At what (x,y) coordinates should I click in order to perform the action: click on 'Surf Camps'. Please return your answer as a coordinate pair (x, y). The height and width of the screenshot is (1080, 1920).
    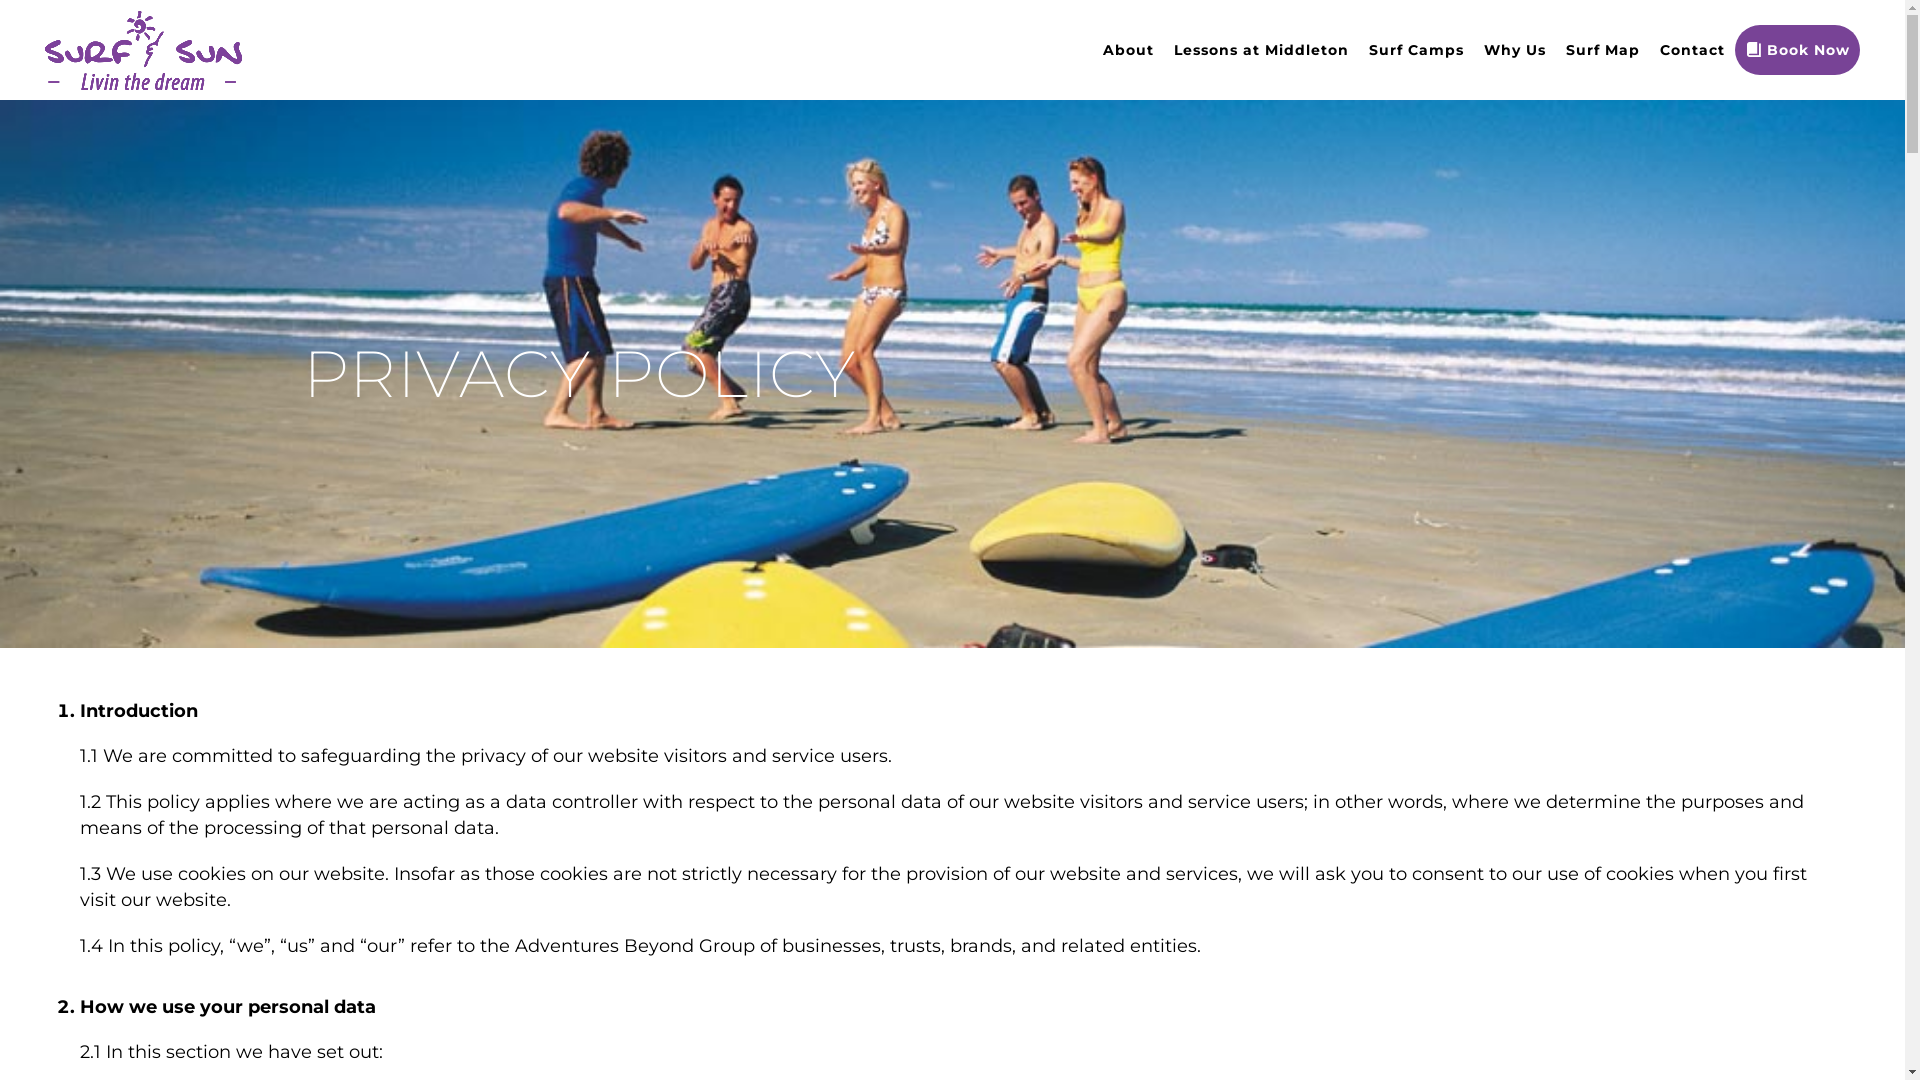
    Looking at the image, I should click on (1358, 49).